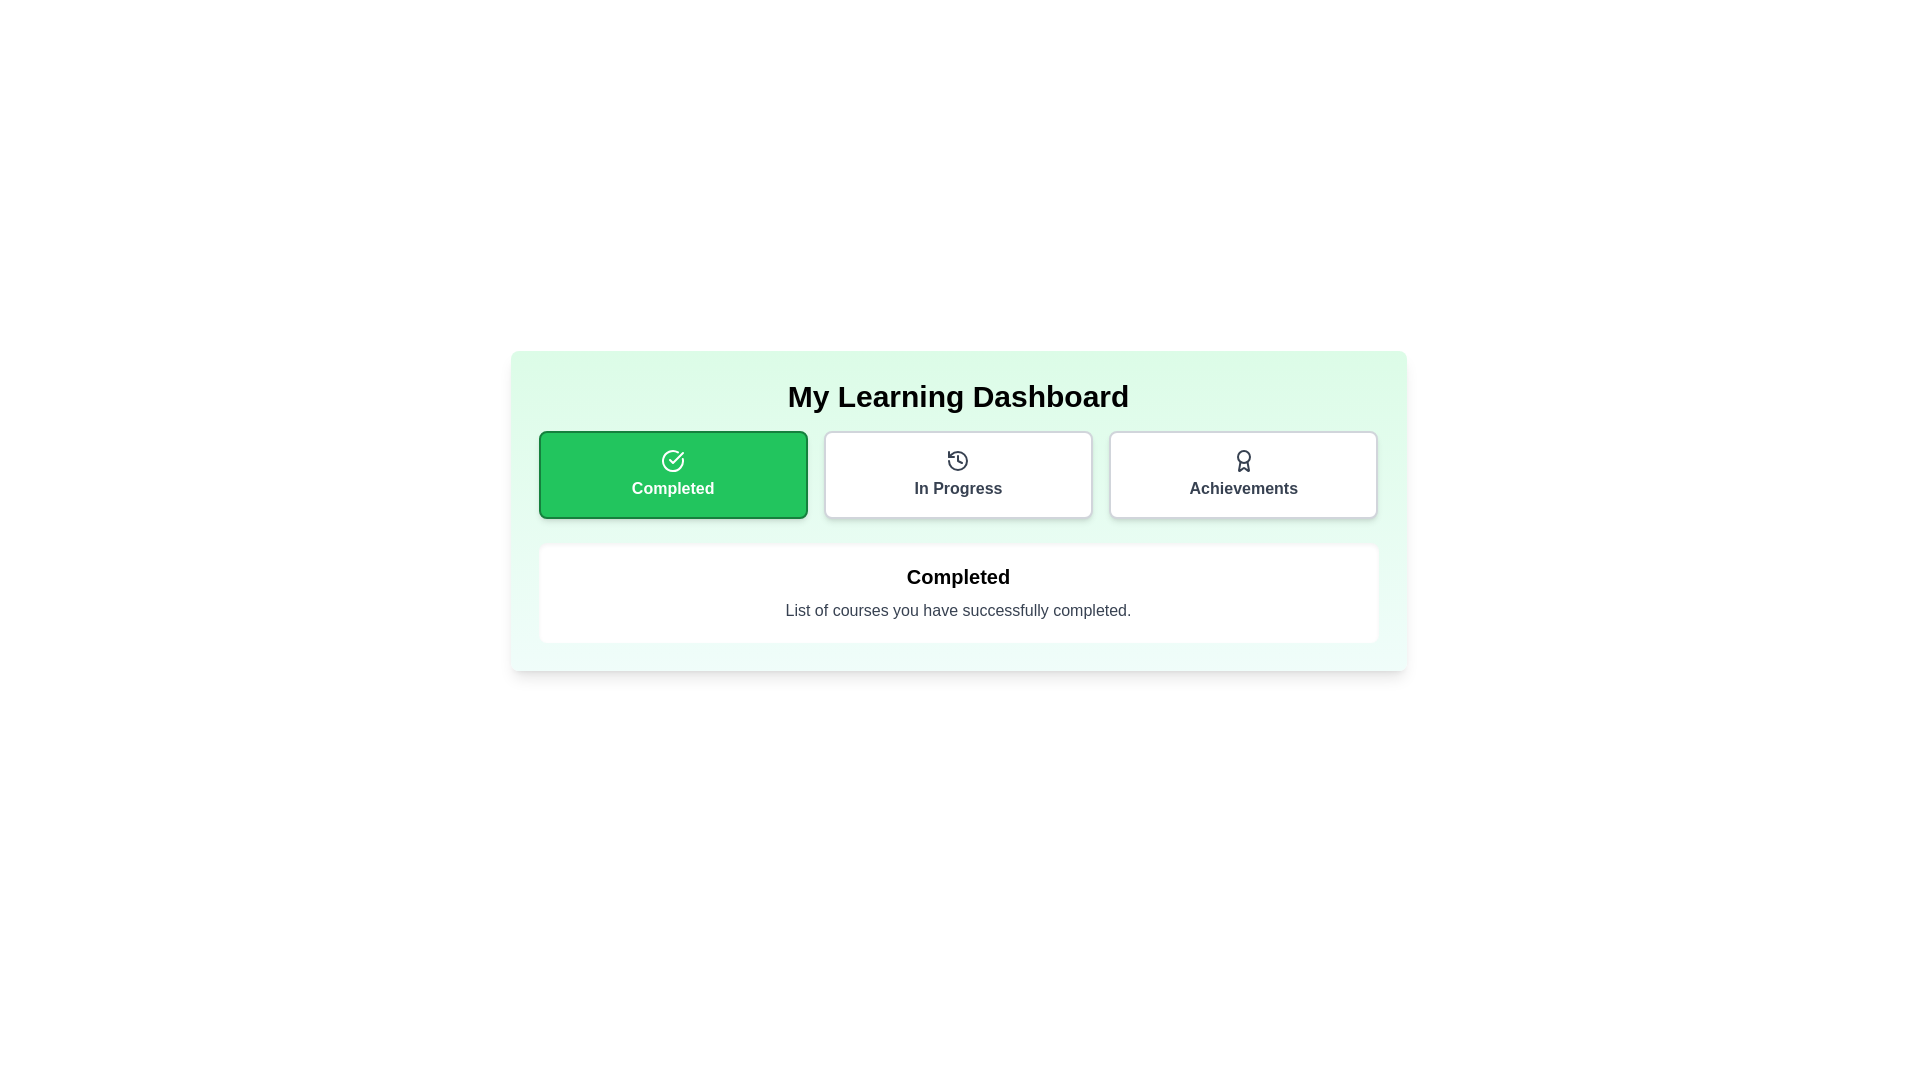 The width and height of the screenshot is (1920, 1080). Describe the element at coordinates (672, 474) in the screenshot. I see `the Completed tab by clicking its corresponding button` at that location.